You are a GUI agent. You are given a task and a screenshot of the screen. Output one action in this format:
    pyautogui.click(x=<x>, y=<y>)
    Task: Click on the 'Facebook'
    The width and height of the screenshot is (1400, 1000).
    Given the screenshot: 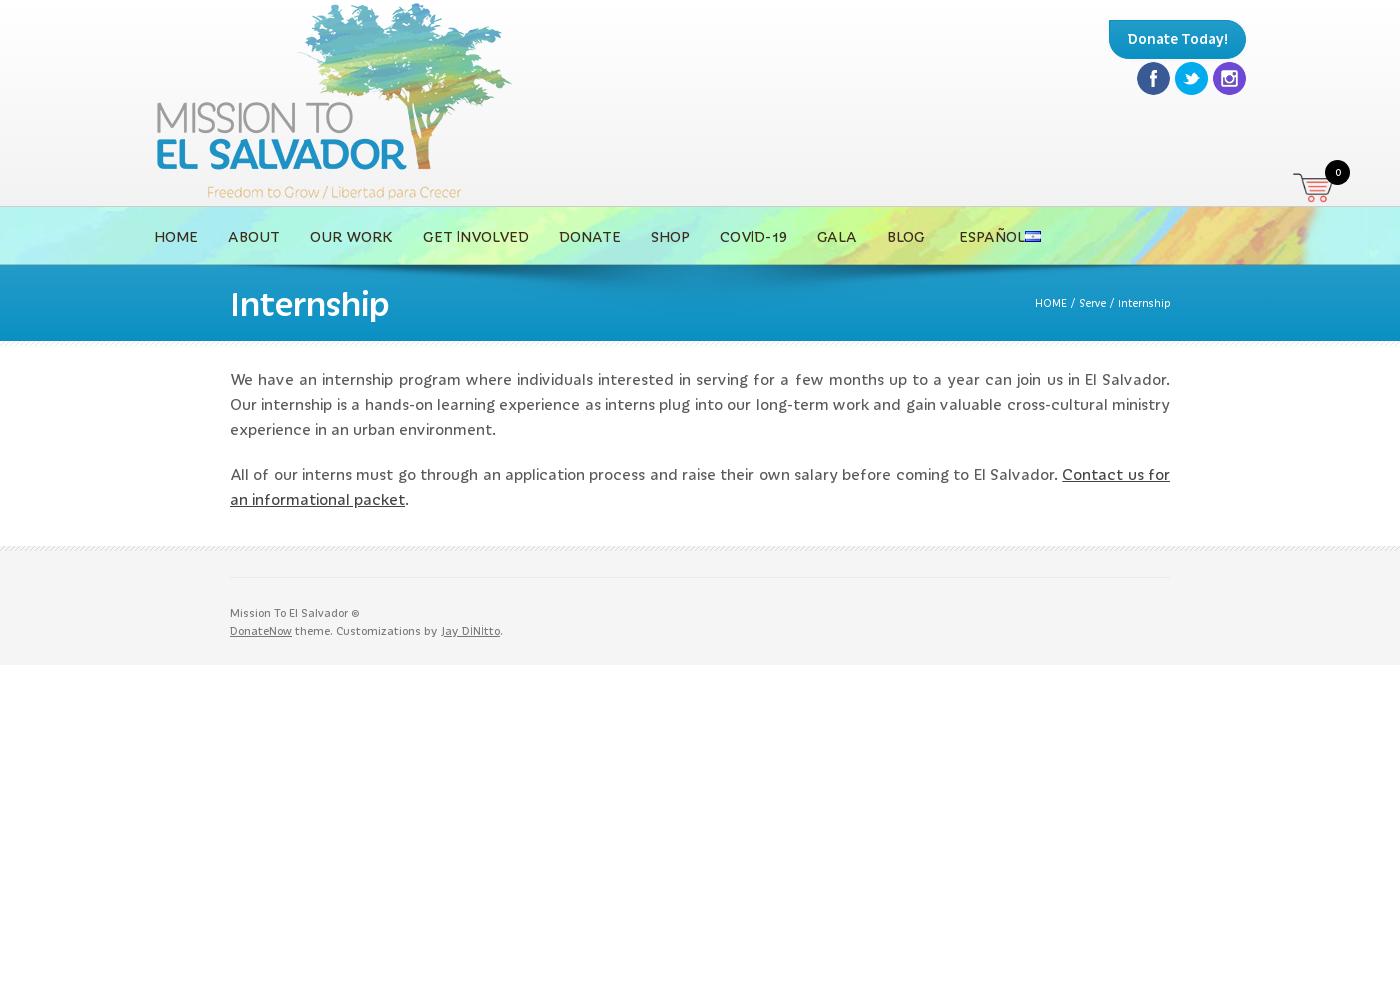 What is the action you would take?
    pyautogui.click(x=1129, y=15)
    